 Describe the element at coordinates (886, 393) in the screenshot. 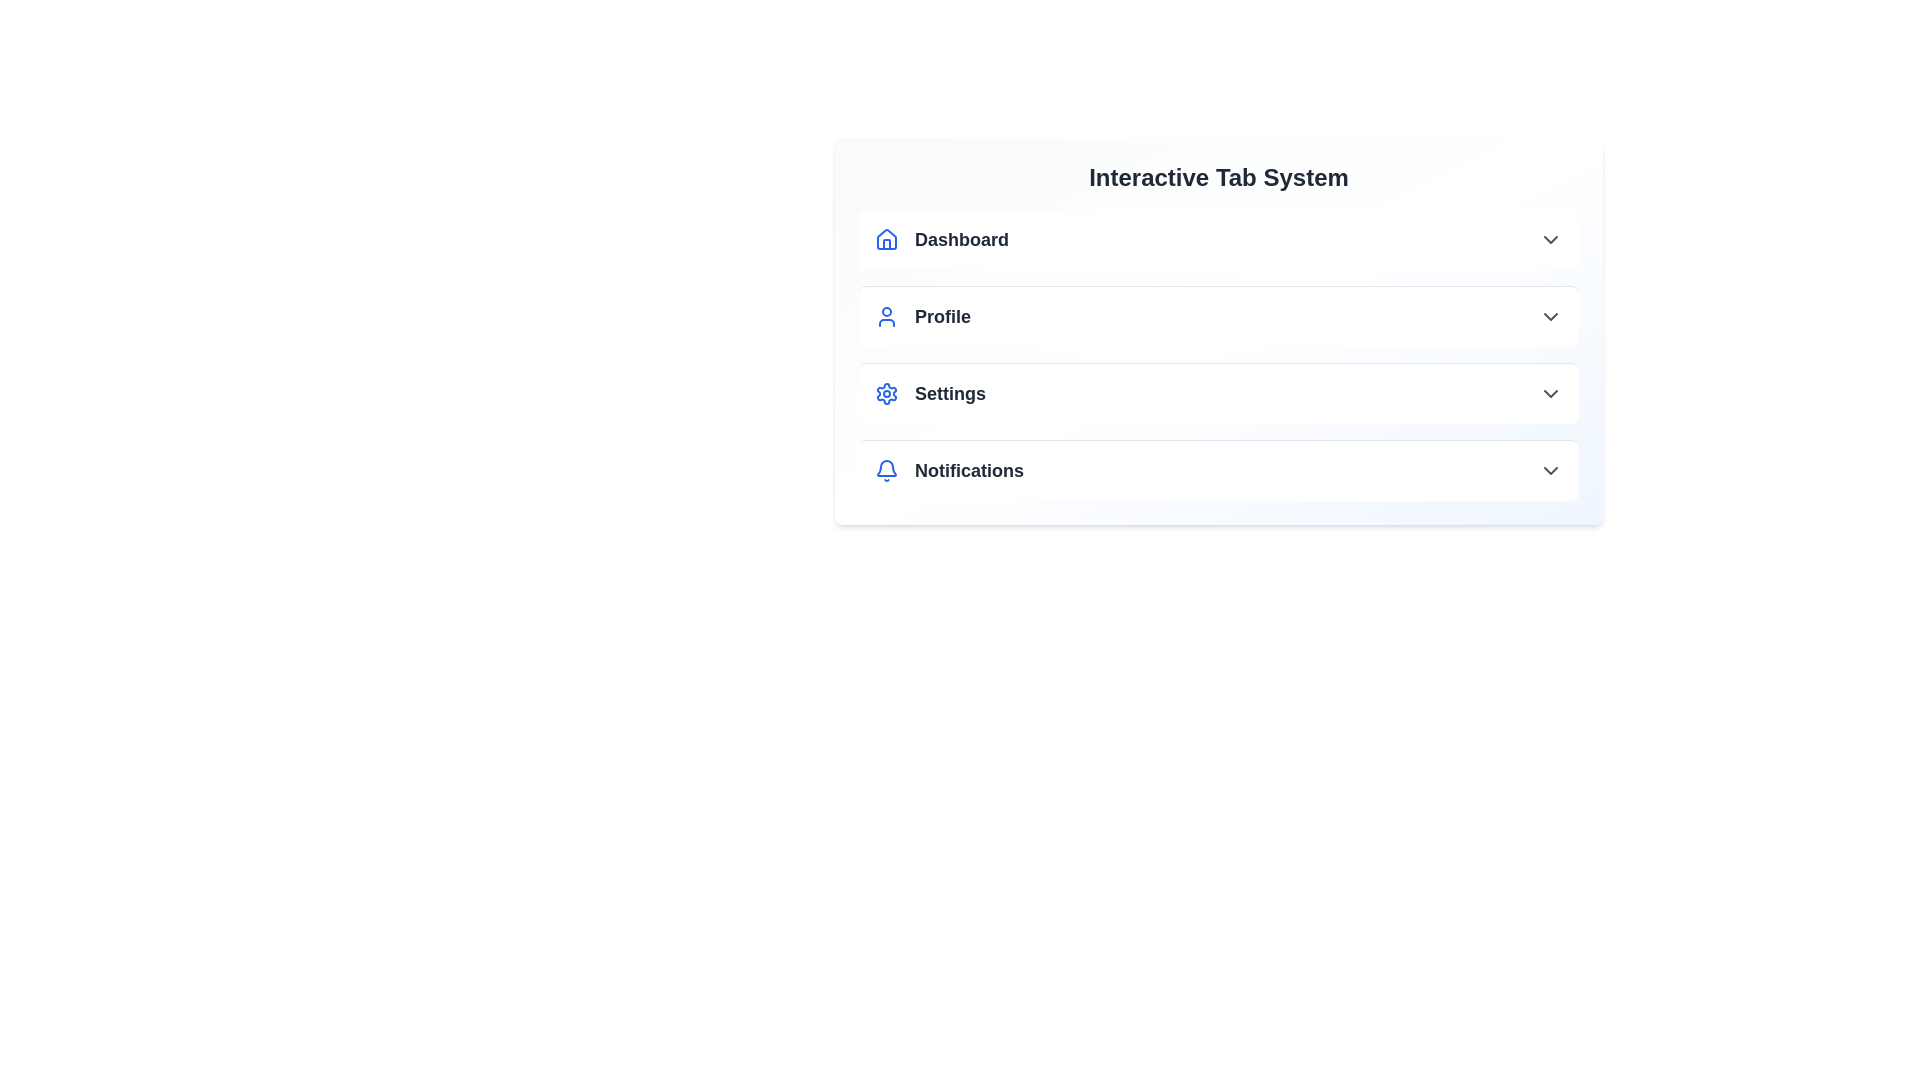

I see `the Settings icon located at the first position on the left of the 'Settings' row in the navigation menu` at that location.